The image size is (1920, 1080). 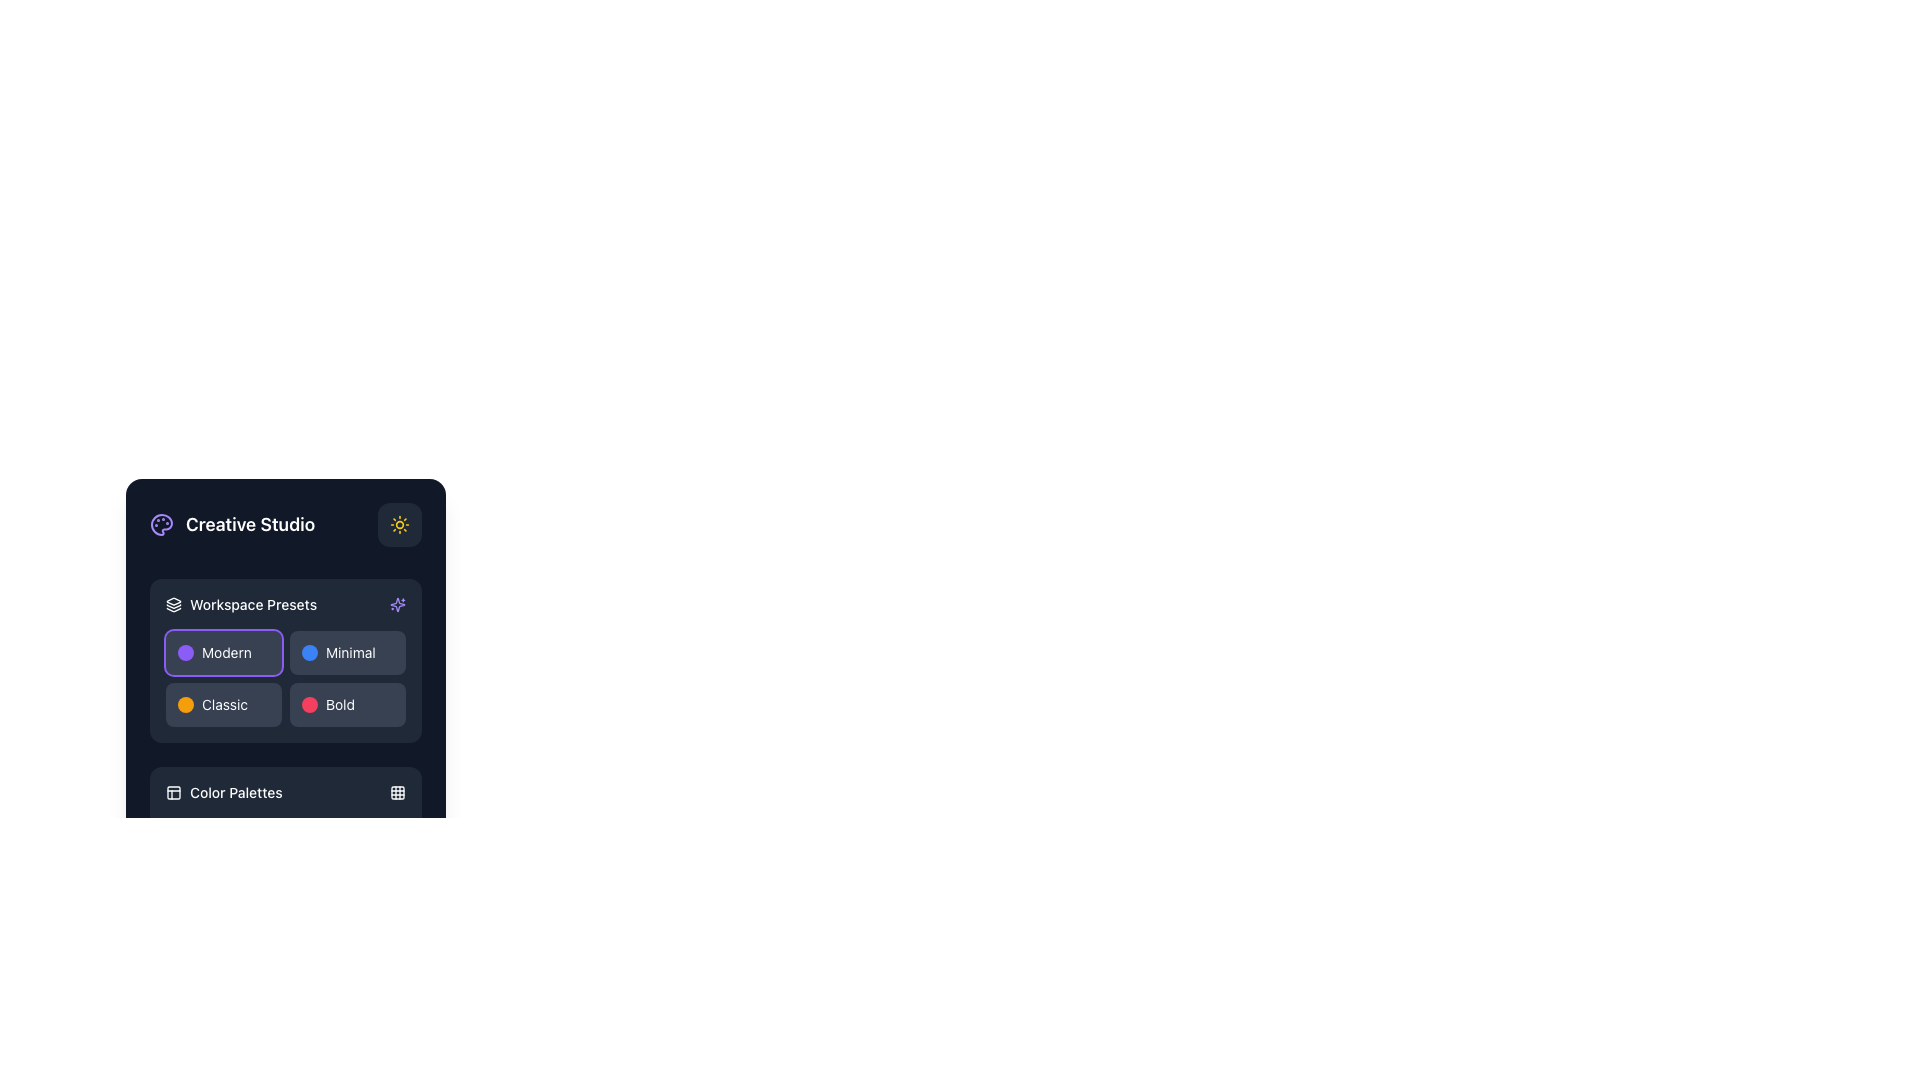 I want to click on the icon located on the left side of the toolbar labeled 'Workspace Presets', which visually represents features related to layers or hierarchy, so click(x=173, y=604).